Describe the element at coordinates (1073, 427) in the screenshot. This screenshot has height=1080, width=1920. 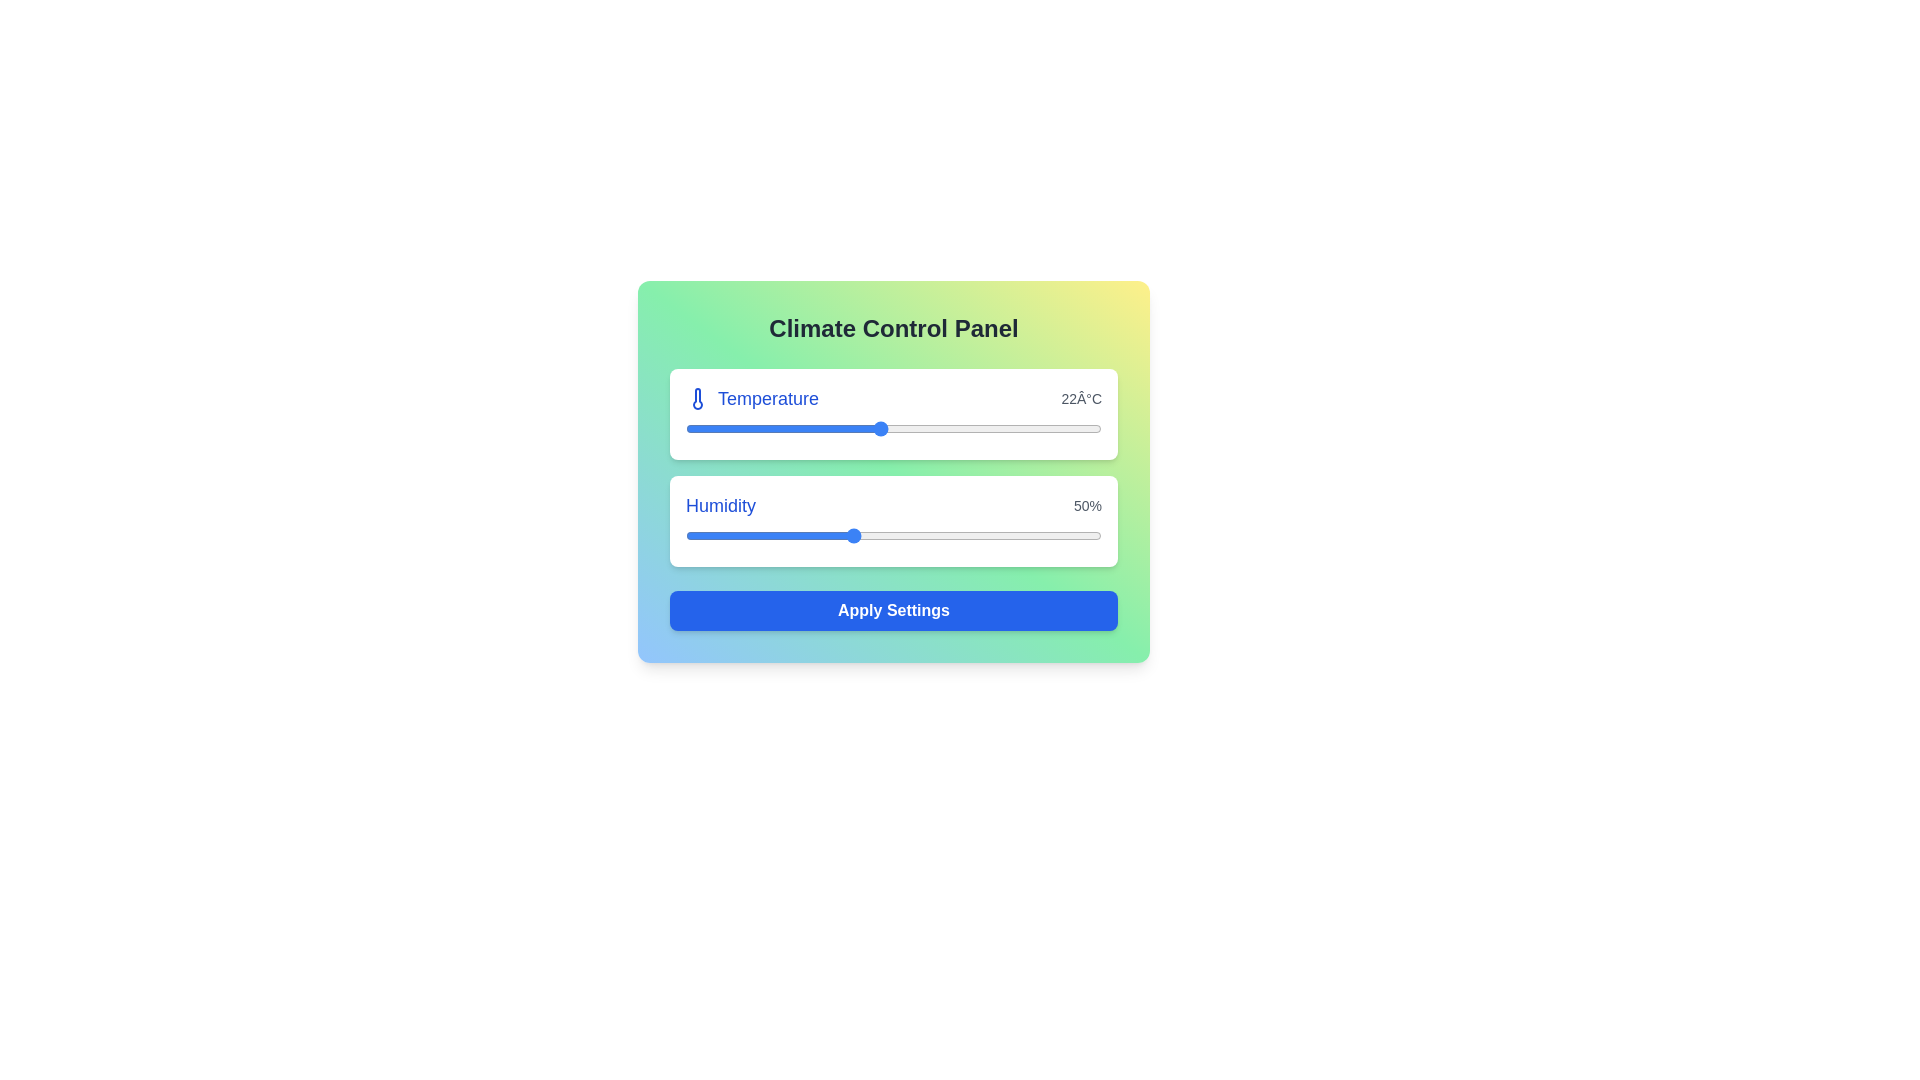
I see `the temperature slider` at that location.